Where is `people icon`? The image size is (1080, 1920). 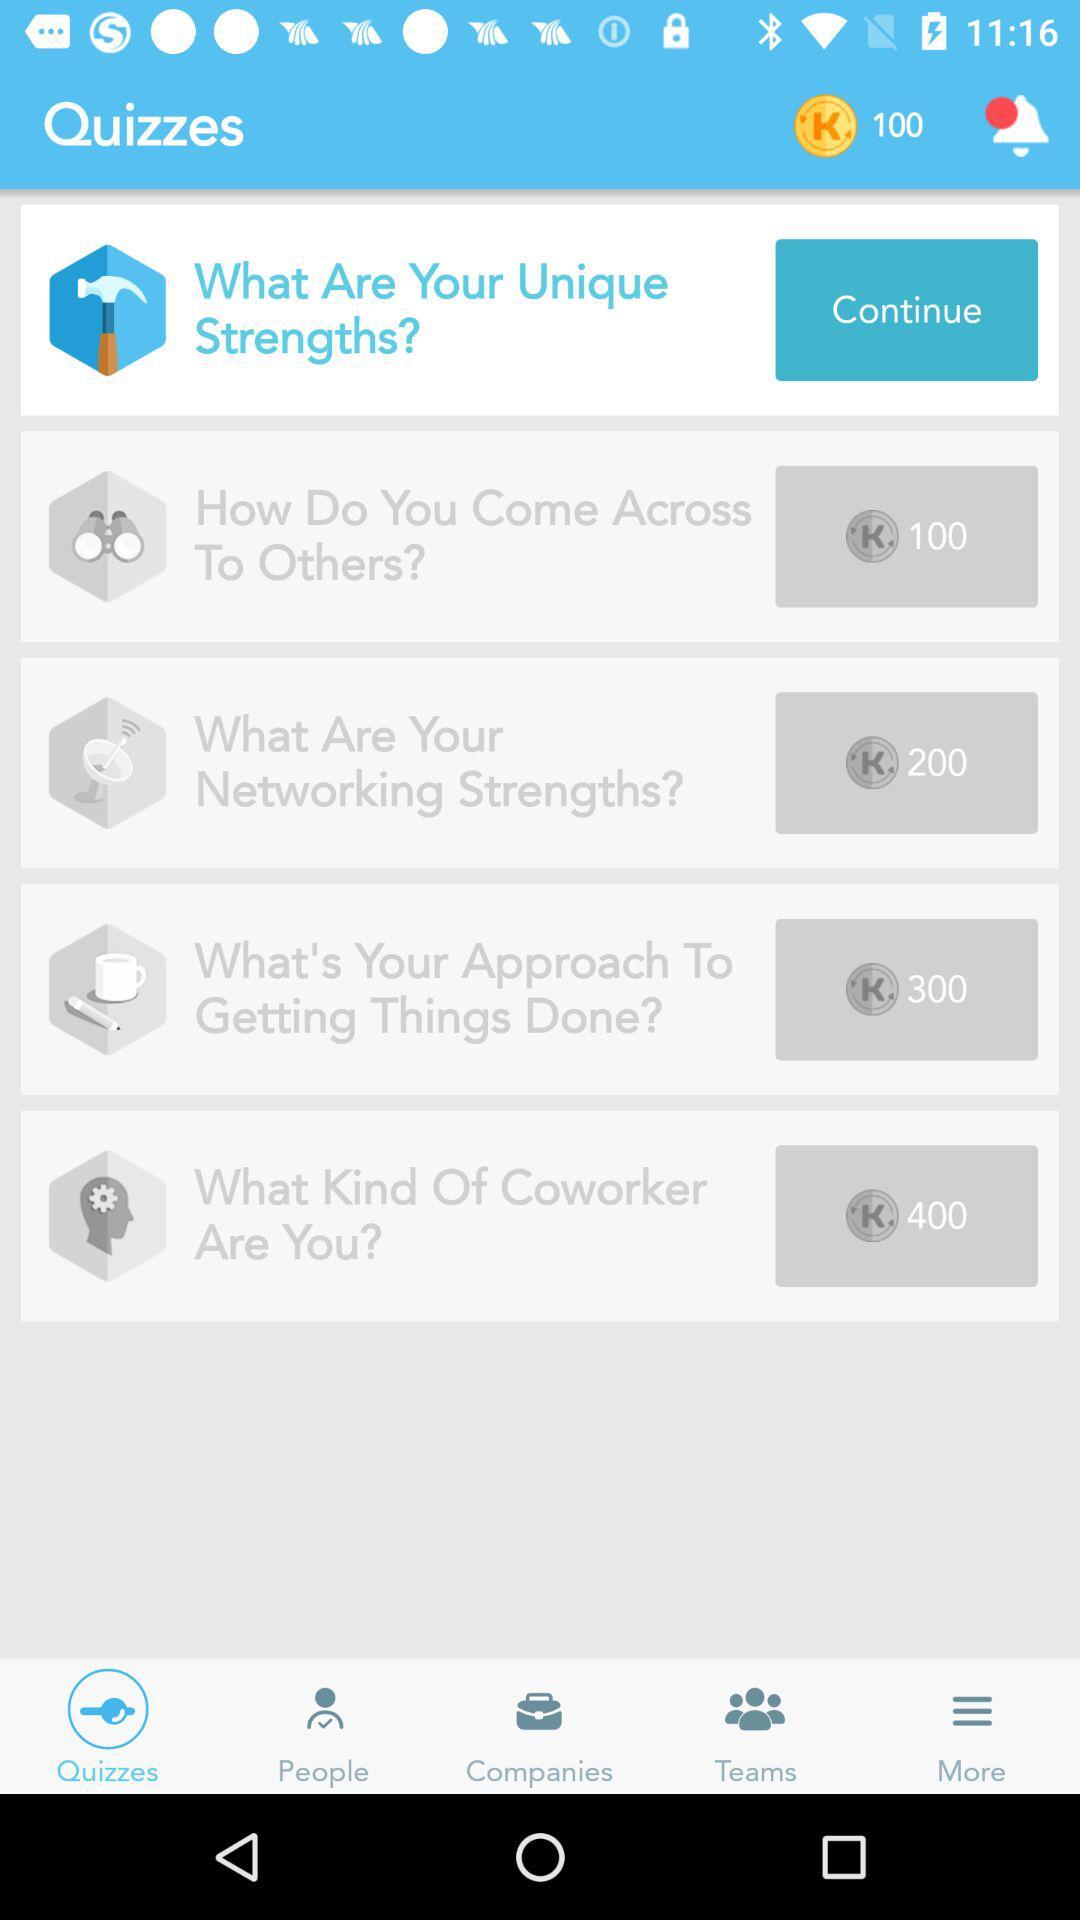 people icon is located at coordinates (323, 1708).